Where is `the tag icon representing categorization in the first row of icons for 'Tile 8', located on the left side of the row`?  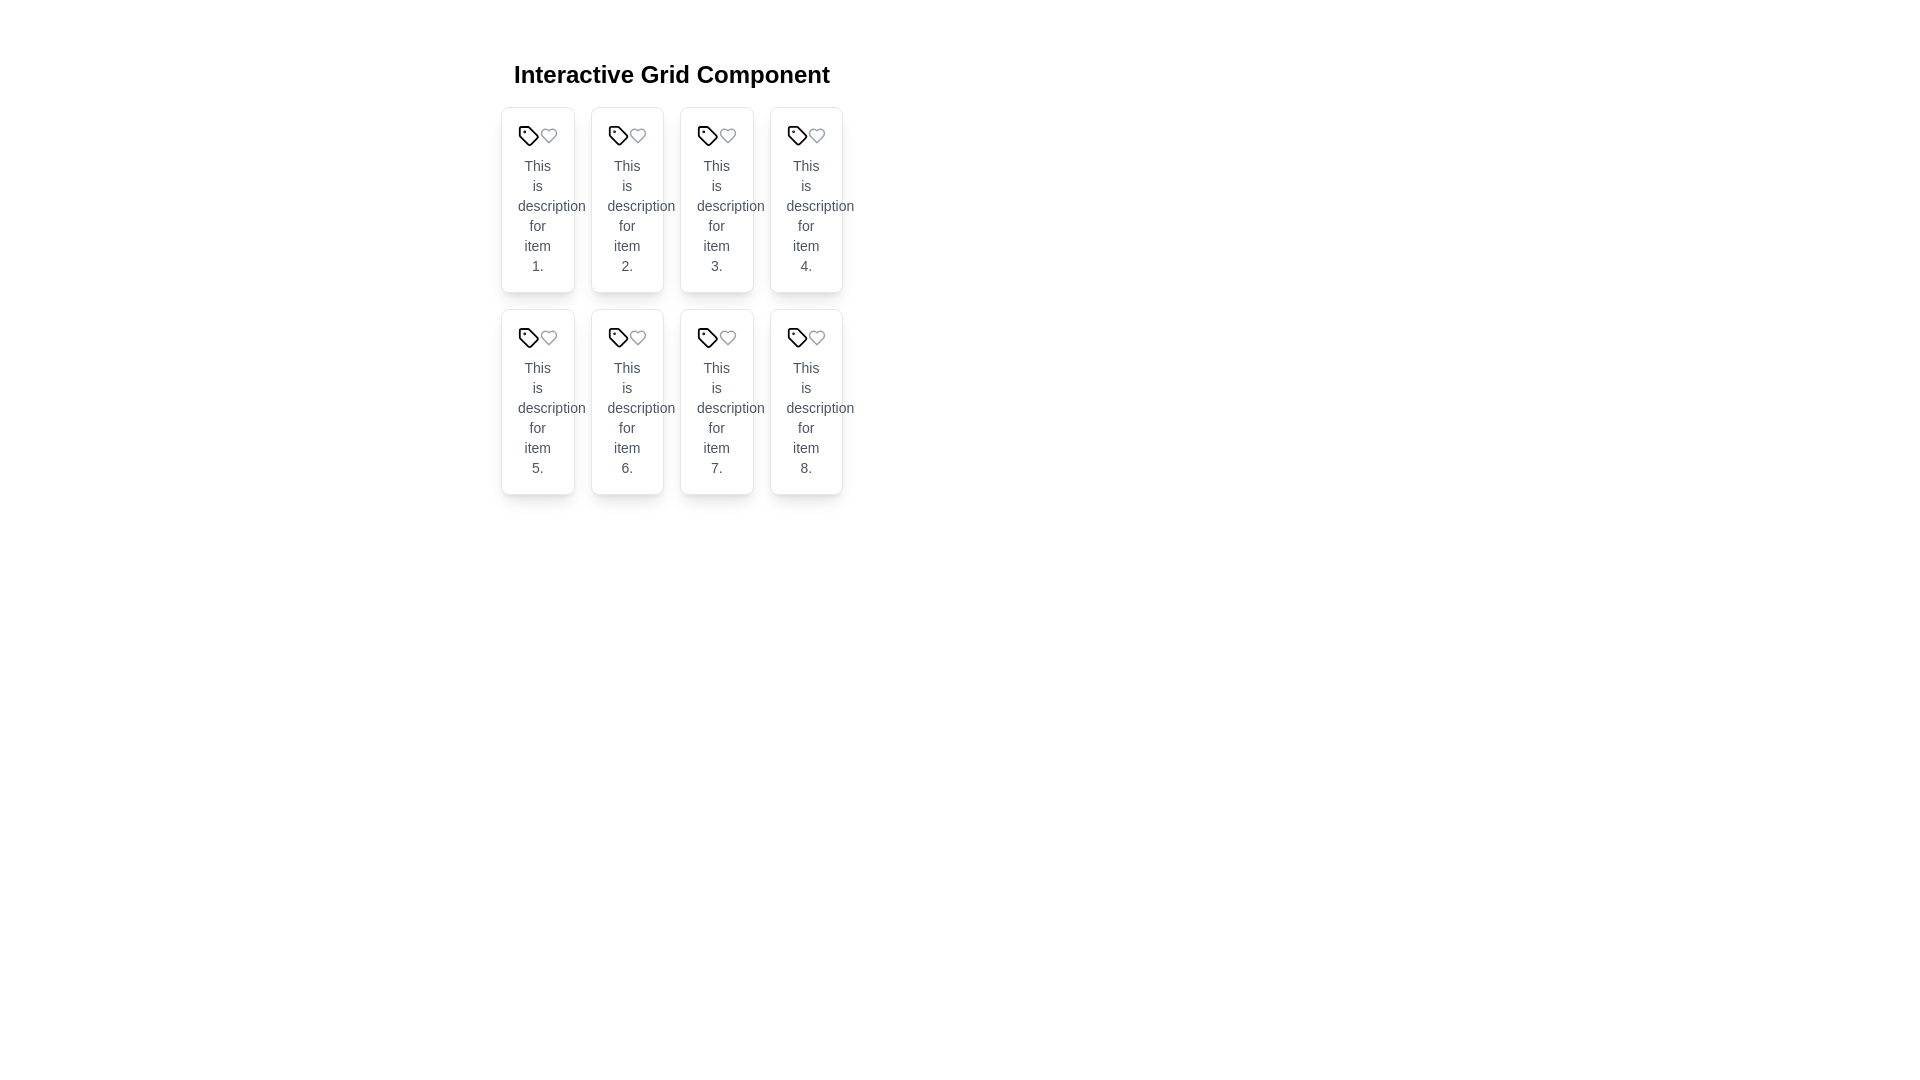
the tag icon representing categorization in the first row of icons for 'Tile 8', located on the left side of the row is located at coordinates (806, 337).